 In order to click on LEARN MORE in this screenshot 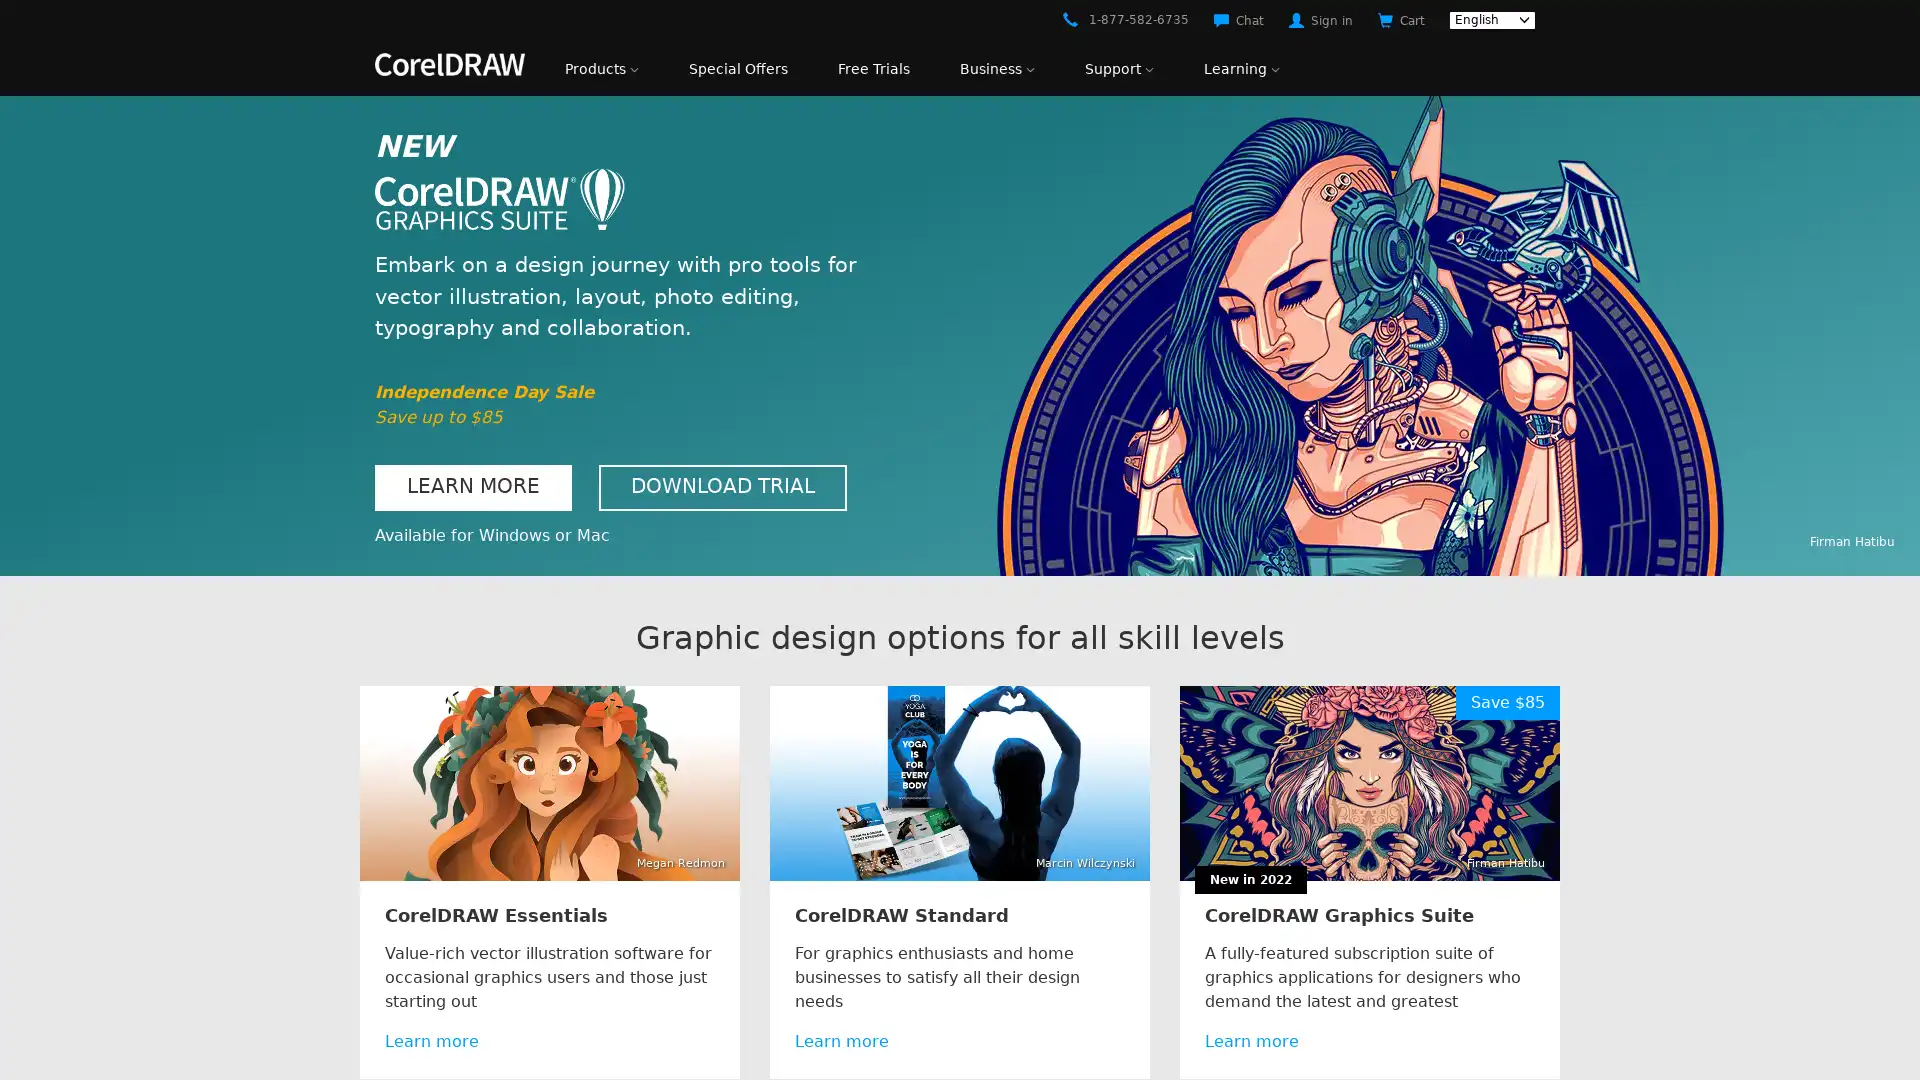, I will do `click(472, 487)`.